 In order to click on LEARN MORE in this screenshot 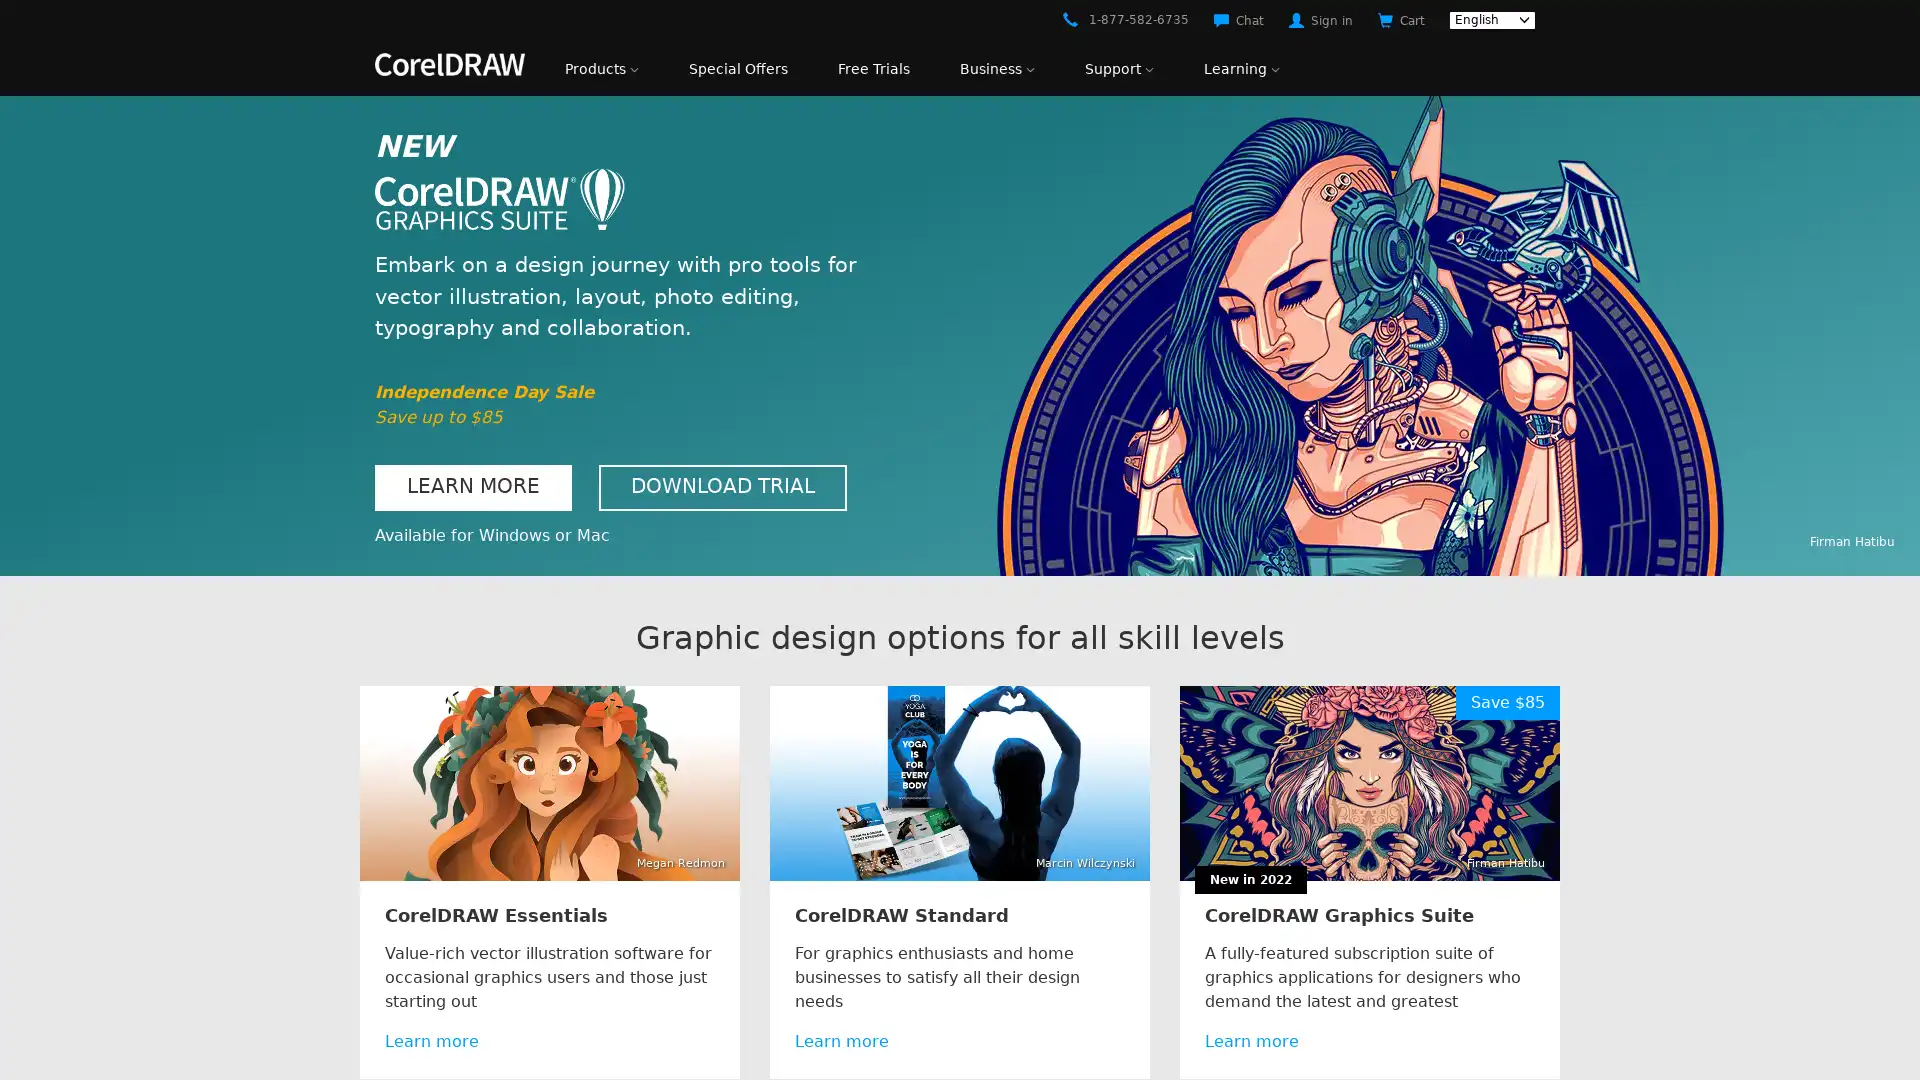, I will do `click(472, 487)`.